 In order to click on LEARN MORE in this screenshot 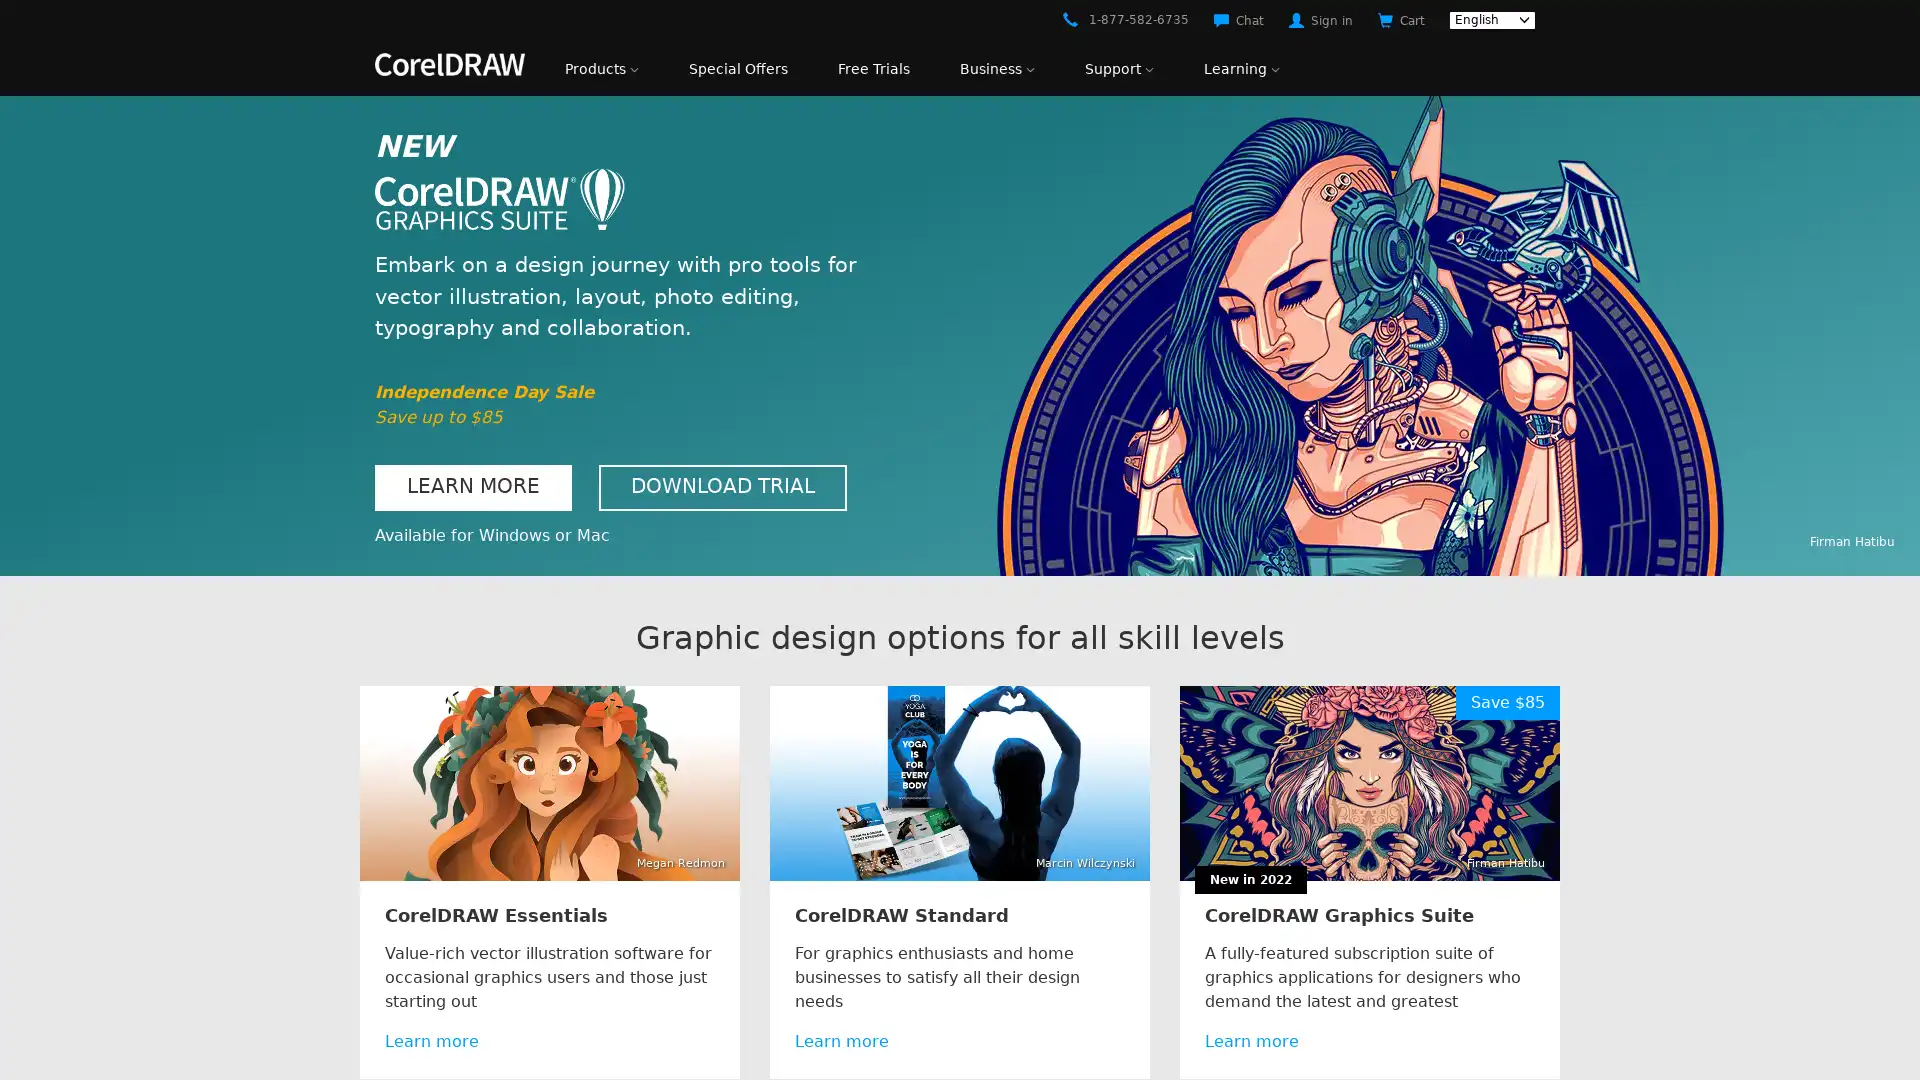, I will do `click(472, 487)`.